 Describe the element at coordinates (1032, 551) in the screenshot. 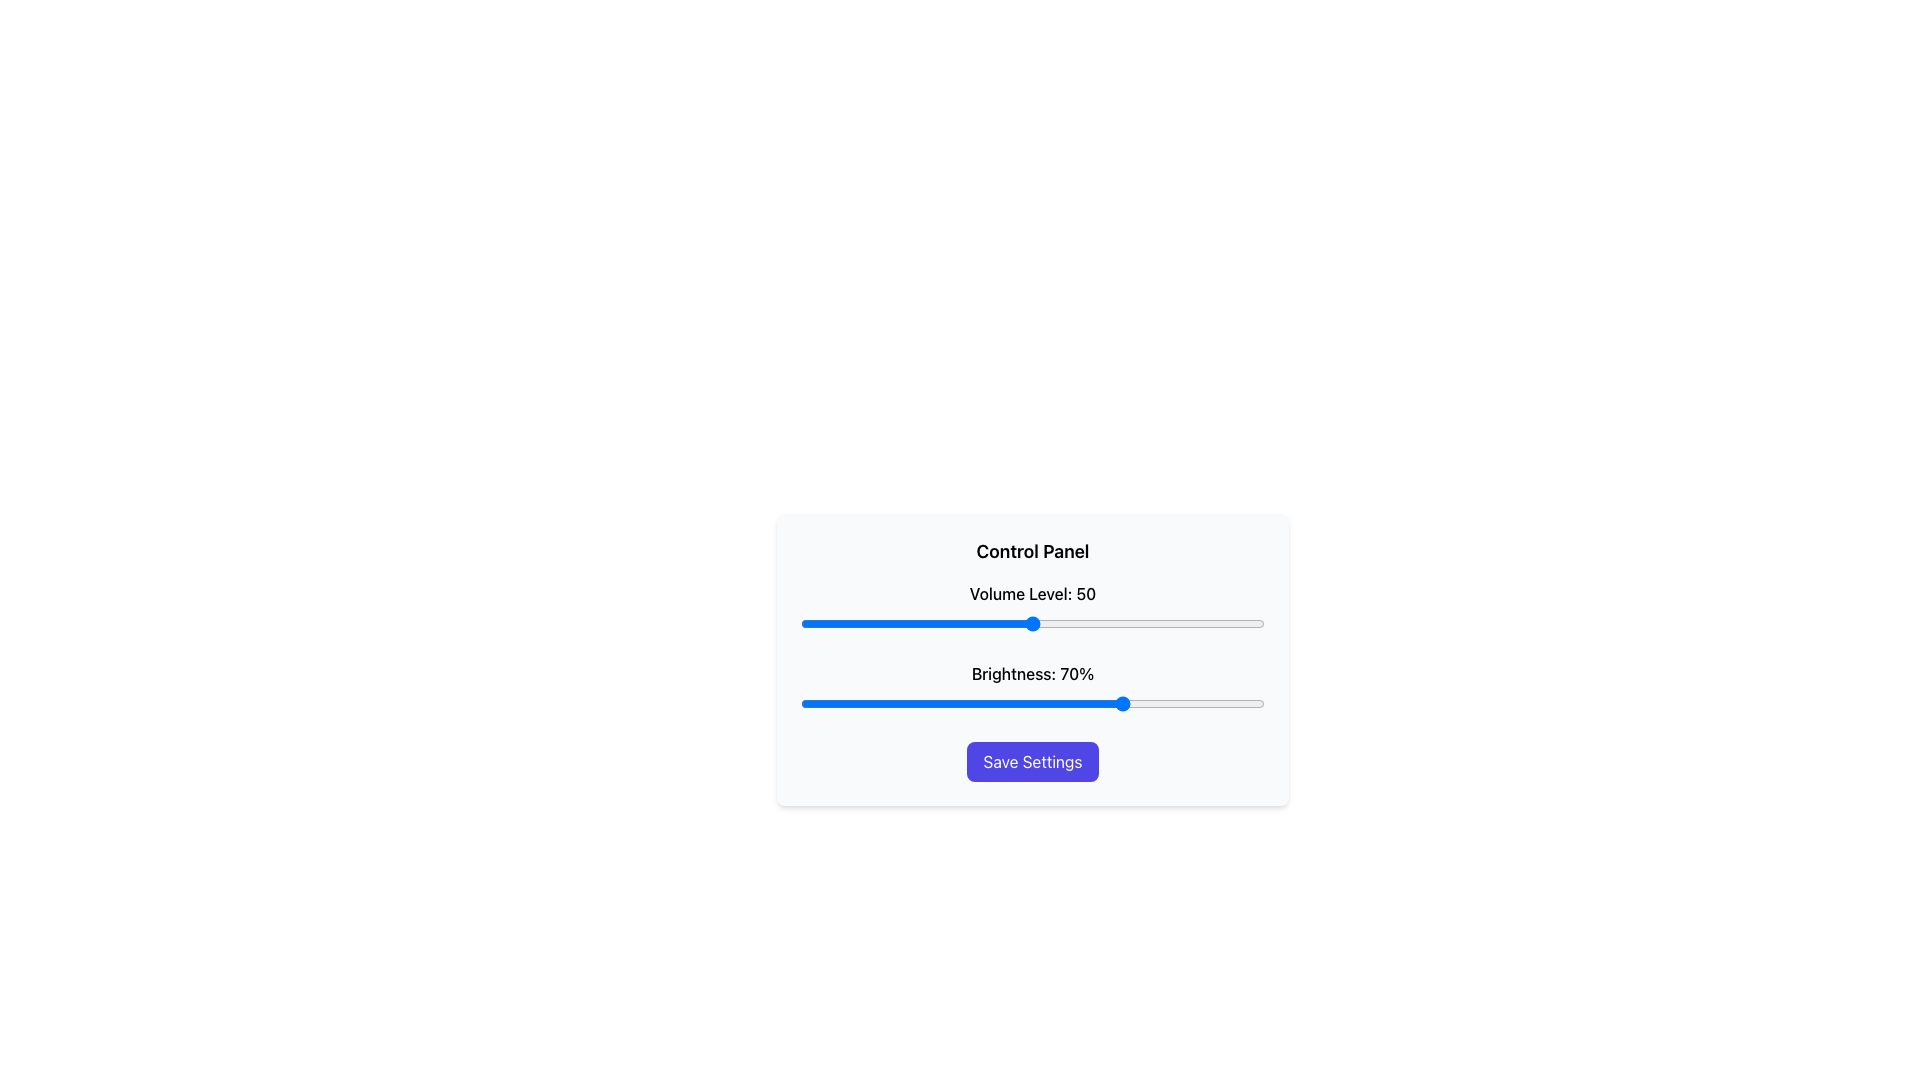

I see `the bold 'Control Panel' text label located at the top of the card-like interface` at that location.